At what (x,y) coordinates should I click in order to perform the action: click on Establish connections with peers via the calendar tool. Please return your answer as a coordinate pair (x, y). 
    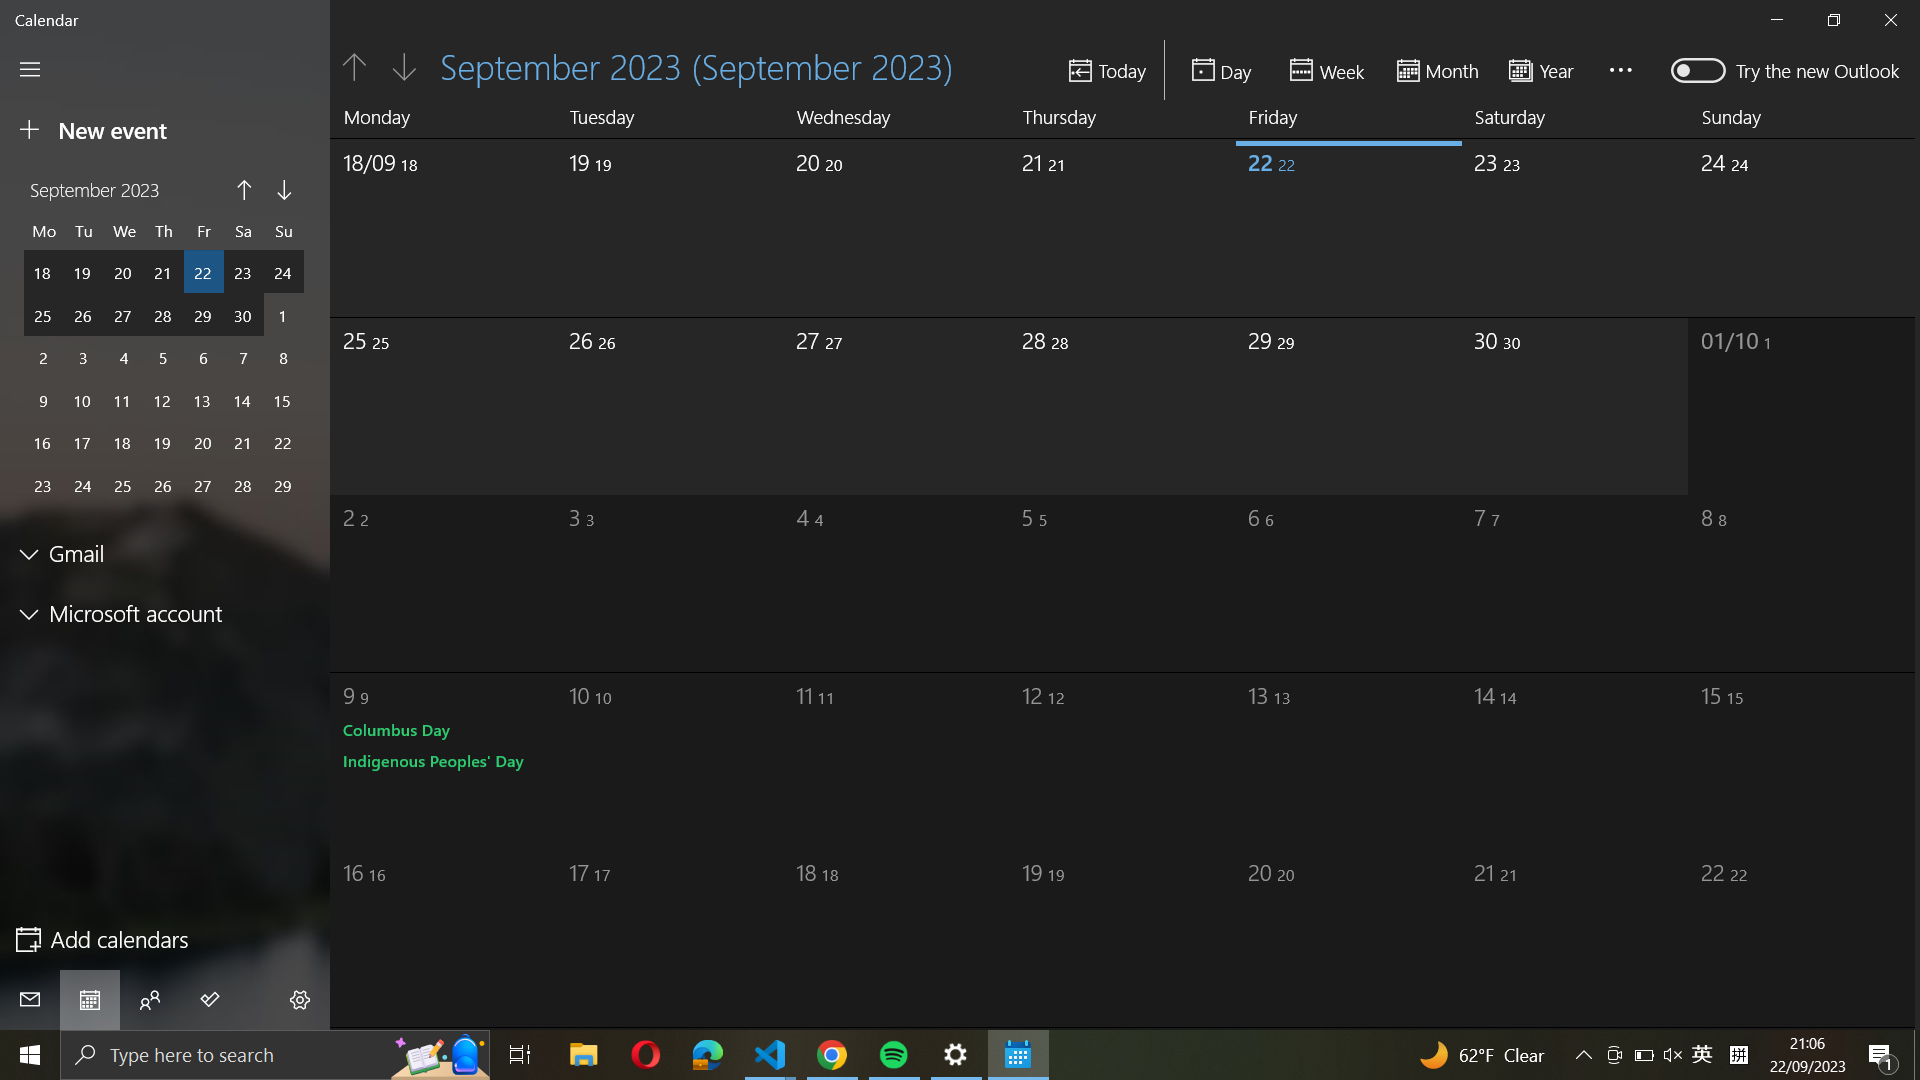
    Looking at the image, I should click on (149, 999).